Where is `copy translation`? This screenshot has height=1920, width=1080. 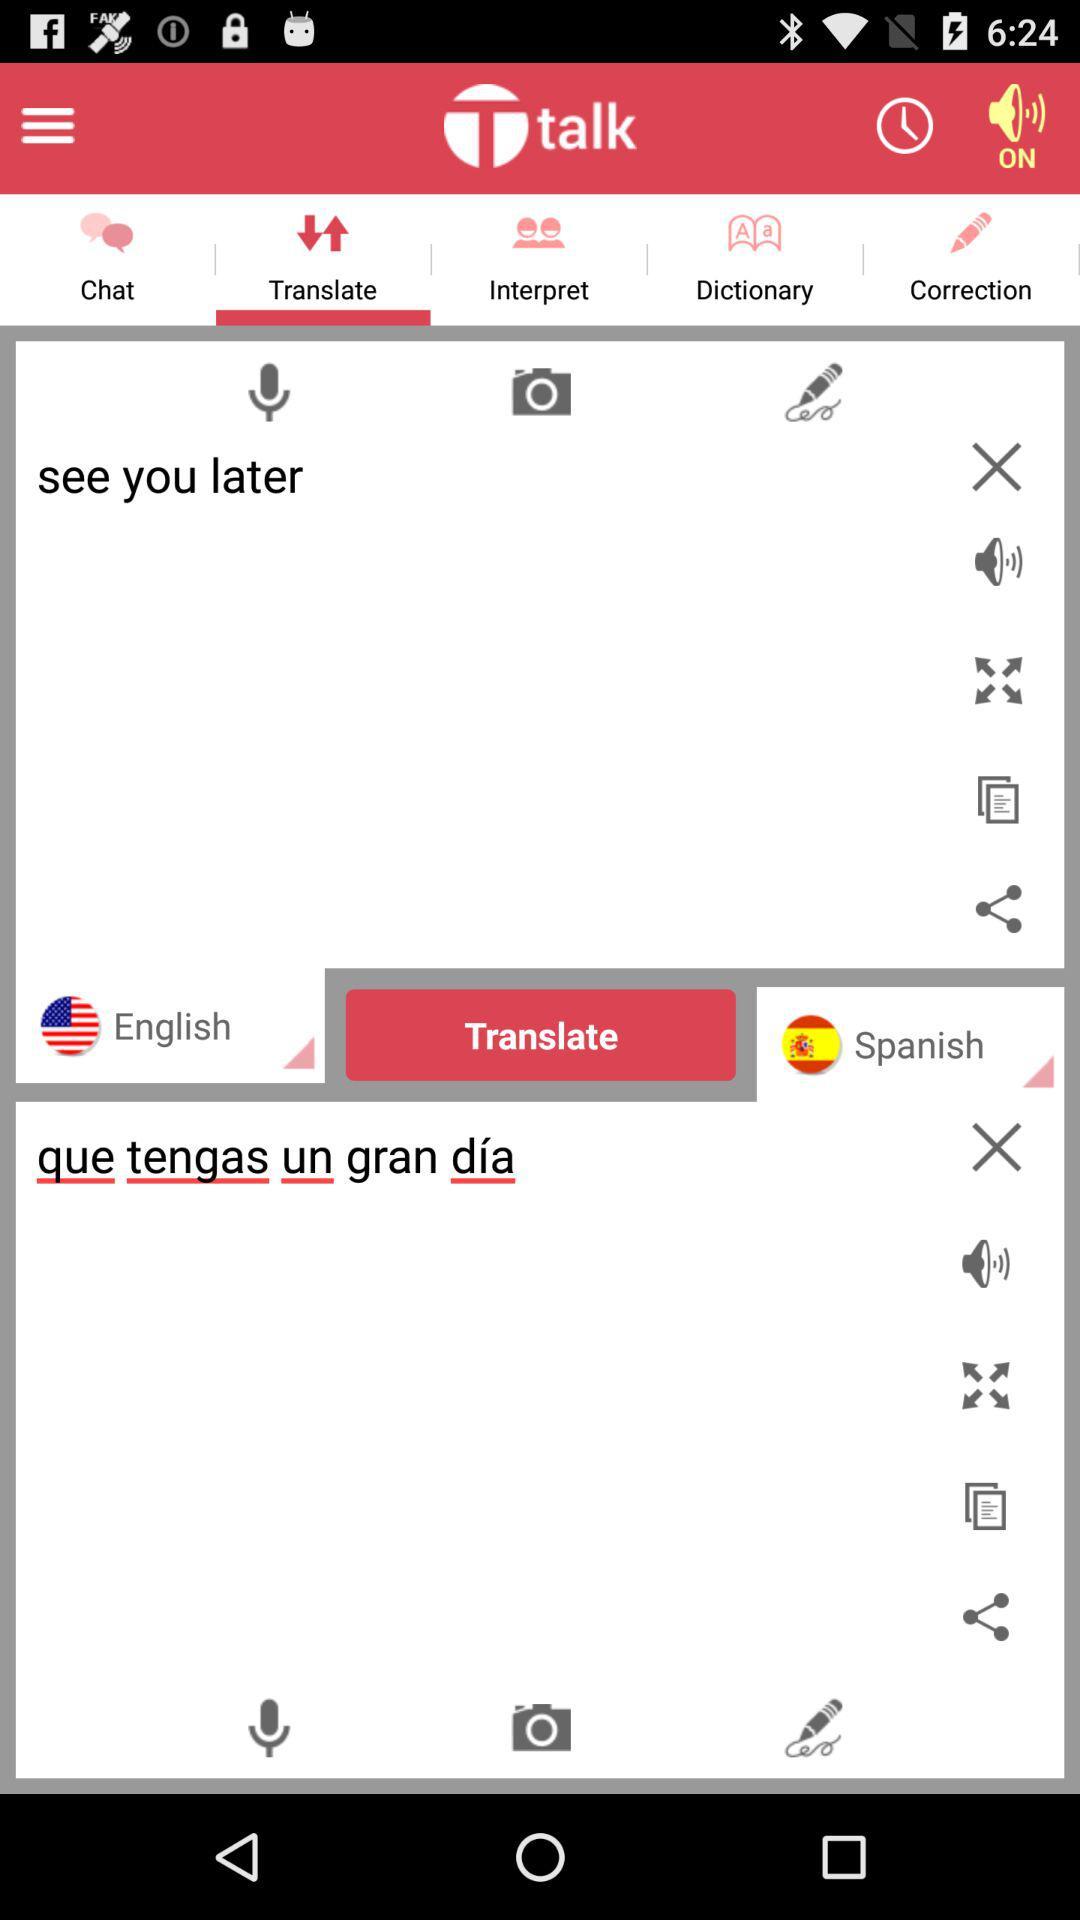 copy translation is located at coordinates (987, 1495).